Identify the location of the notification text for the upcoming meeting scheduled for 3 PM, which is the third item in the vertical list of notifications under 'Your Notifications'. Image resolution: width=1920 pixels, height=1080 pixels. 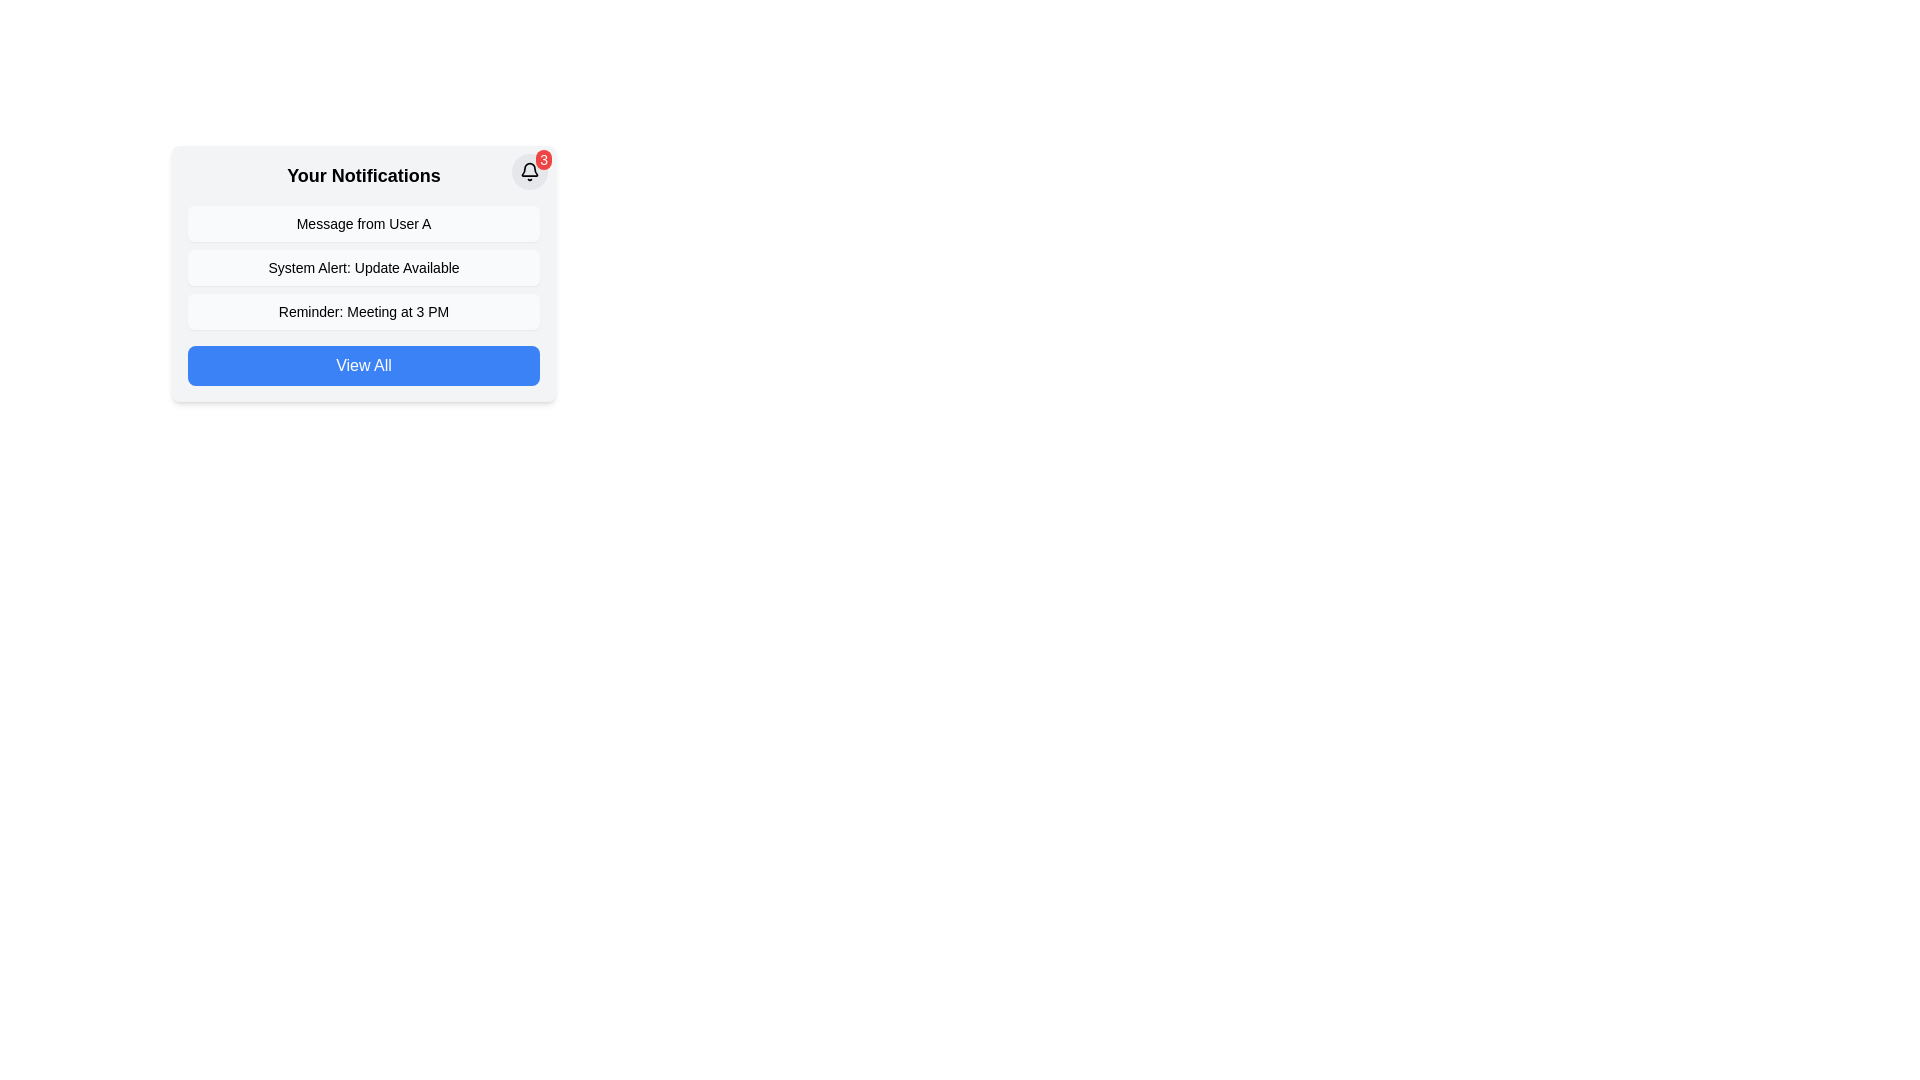
(364, 312).